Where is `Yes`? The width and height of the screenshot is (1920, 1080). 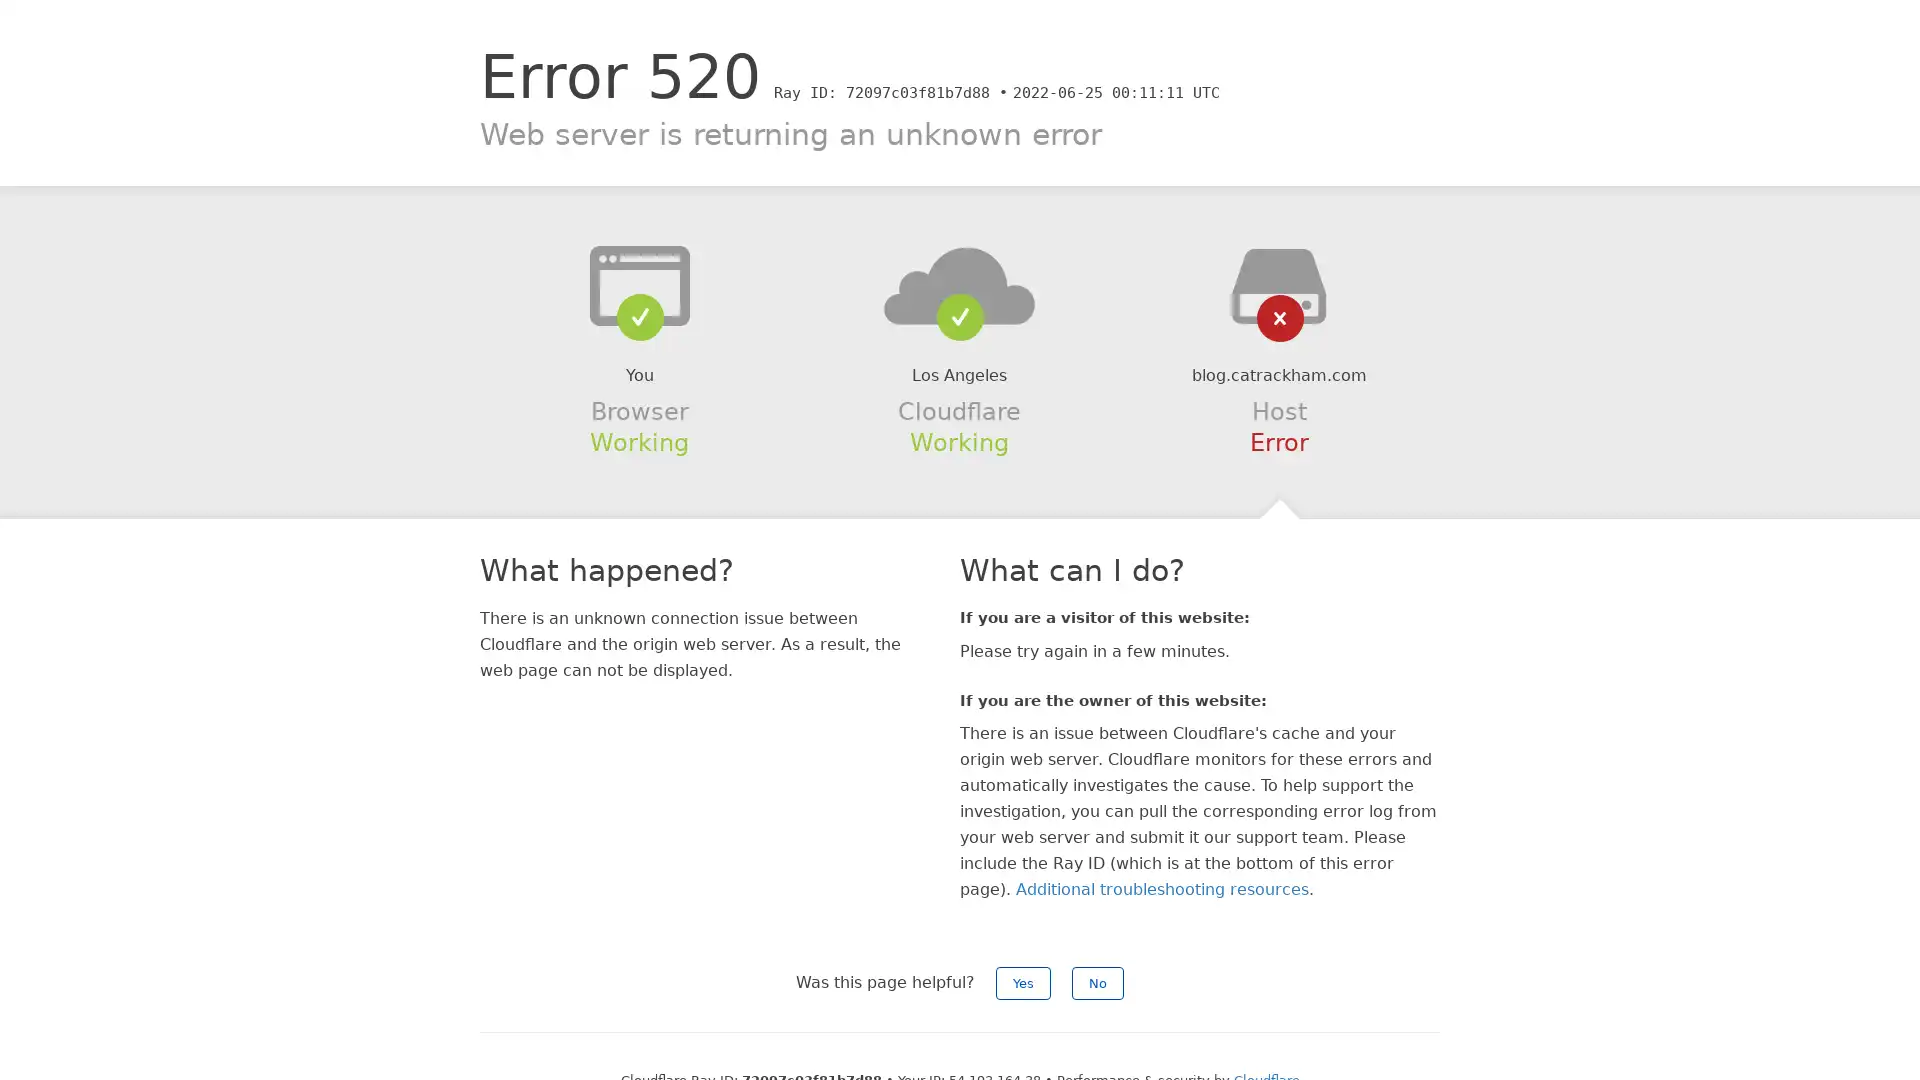 Yes is located at coordinates (1023, 982).